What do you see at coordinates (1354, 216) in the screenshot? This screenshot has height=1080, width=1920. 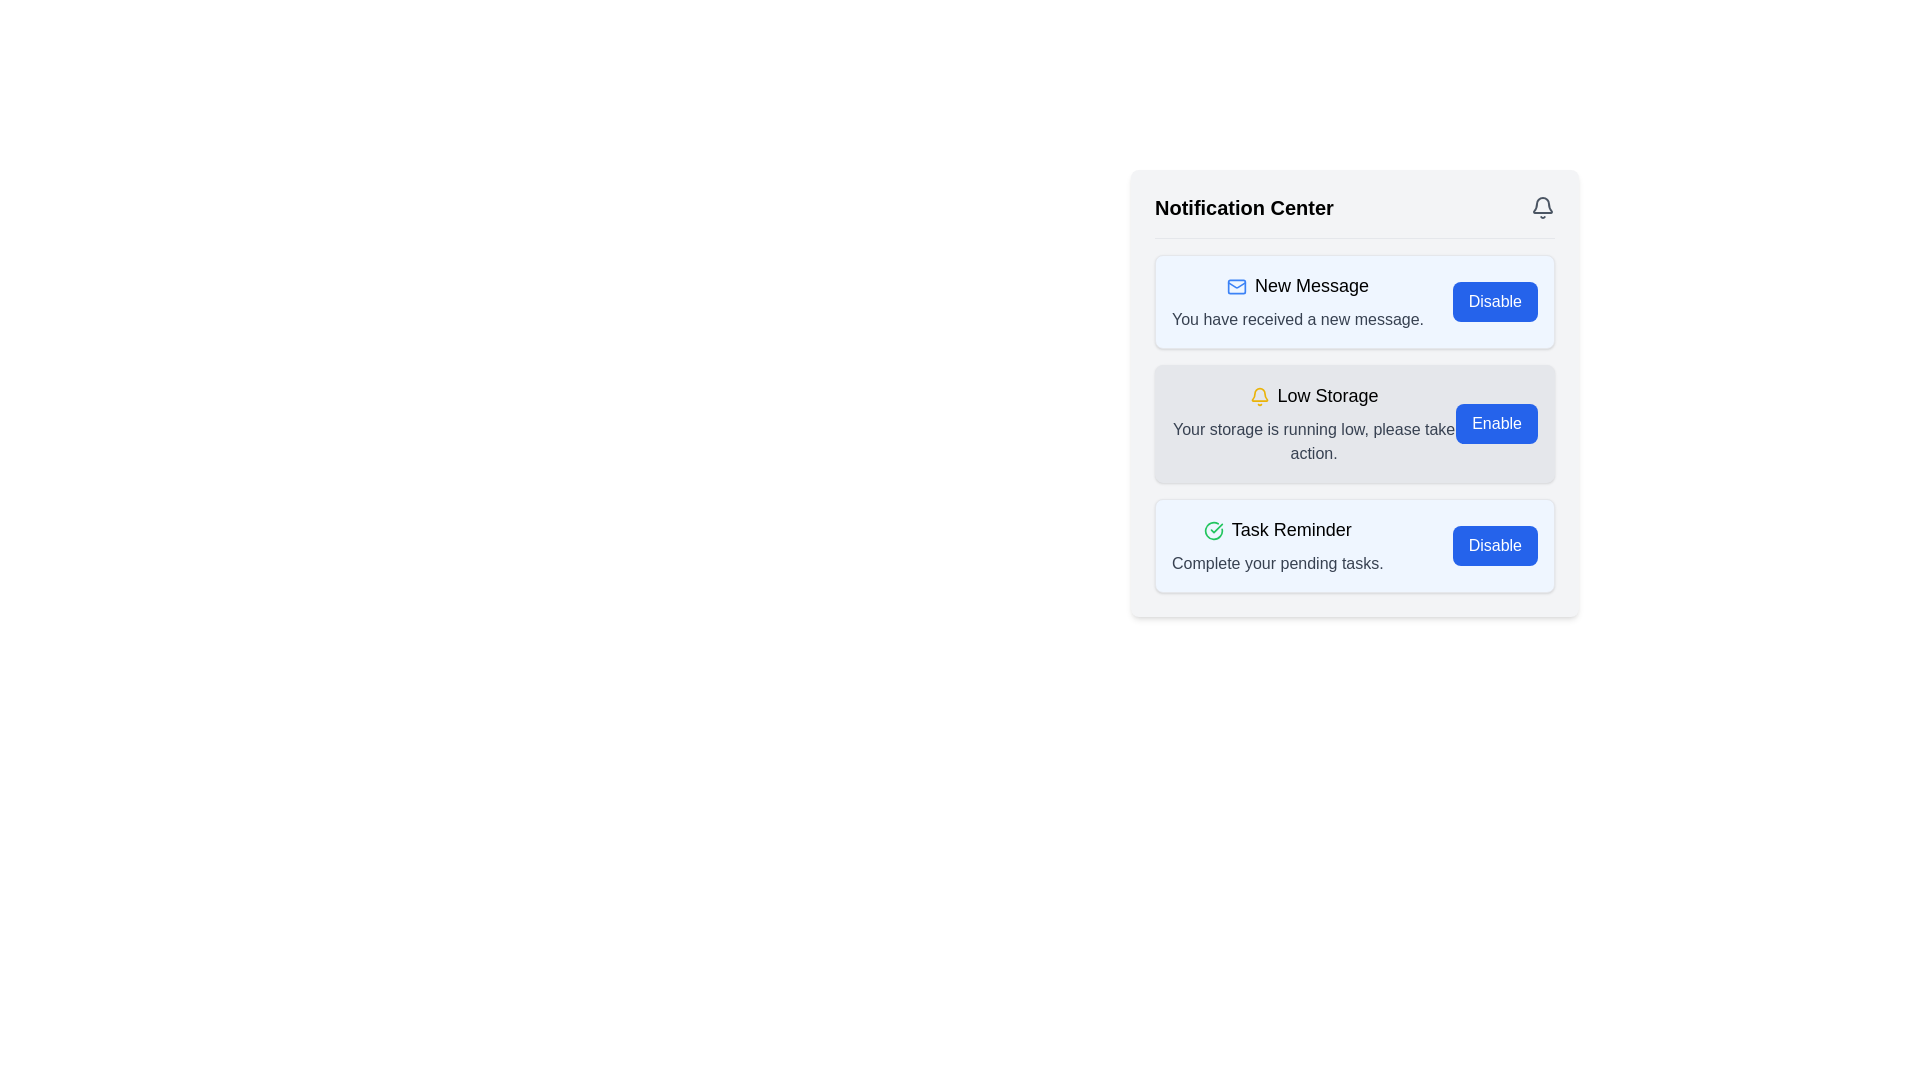 I see `the 'Notification Center' heading element that displays the text in bold with a bell icon, located at the top of the notification panel` at bounding box center [1354, 216].